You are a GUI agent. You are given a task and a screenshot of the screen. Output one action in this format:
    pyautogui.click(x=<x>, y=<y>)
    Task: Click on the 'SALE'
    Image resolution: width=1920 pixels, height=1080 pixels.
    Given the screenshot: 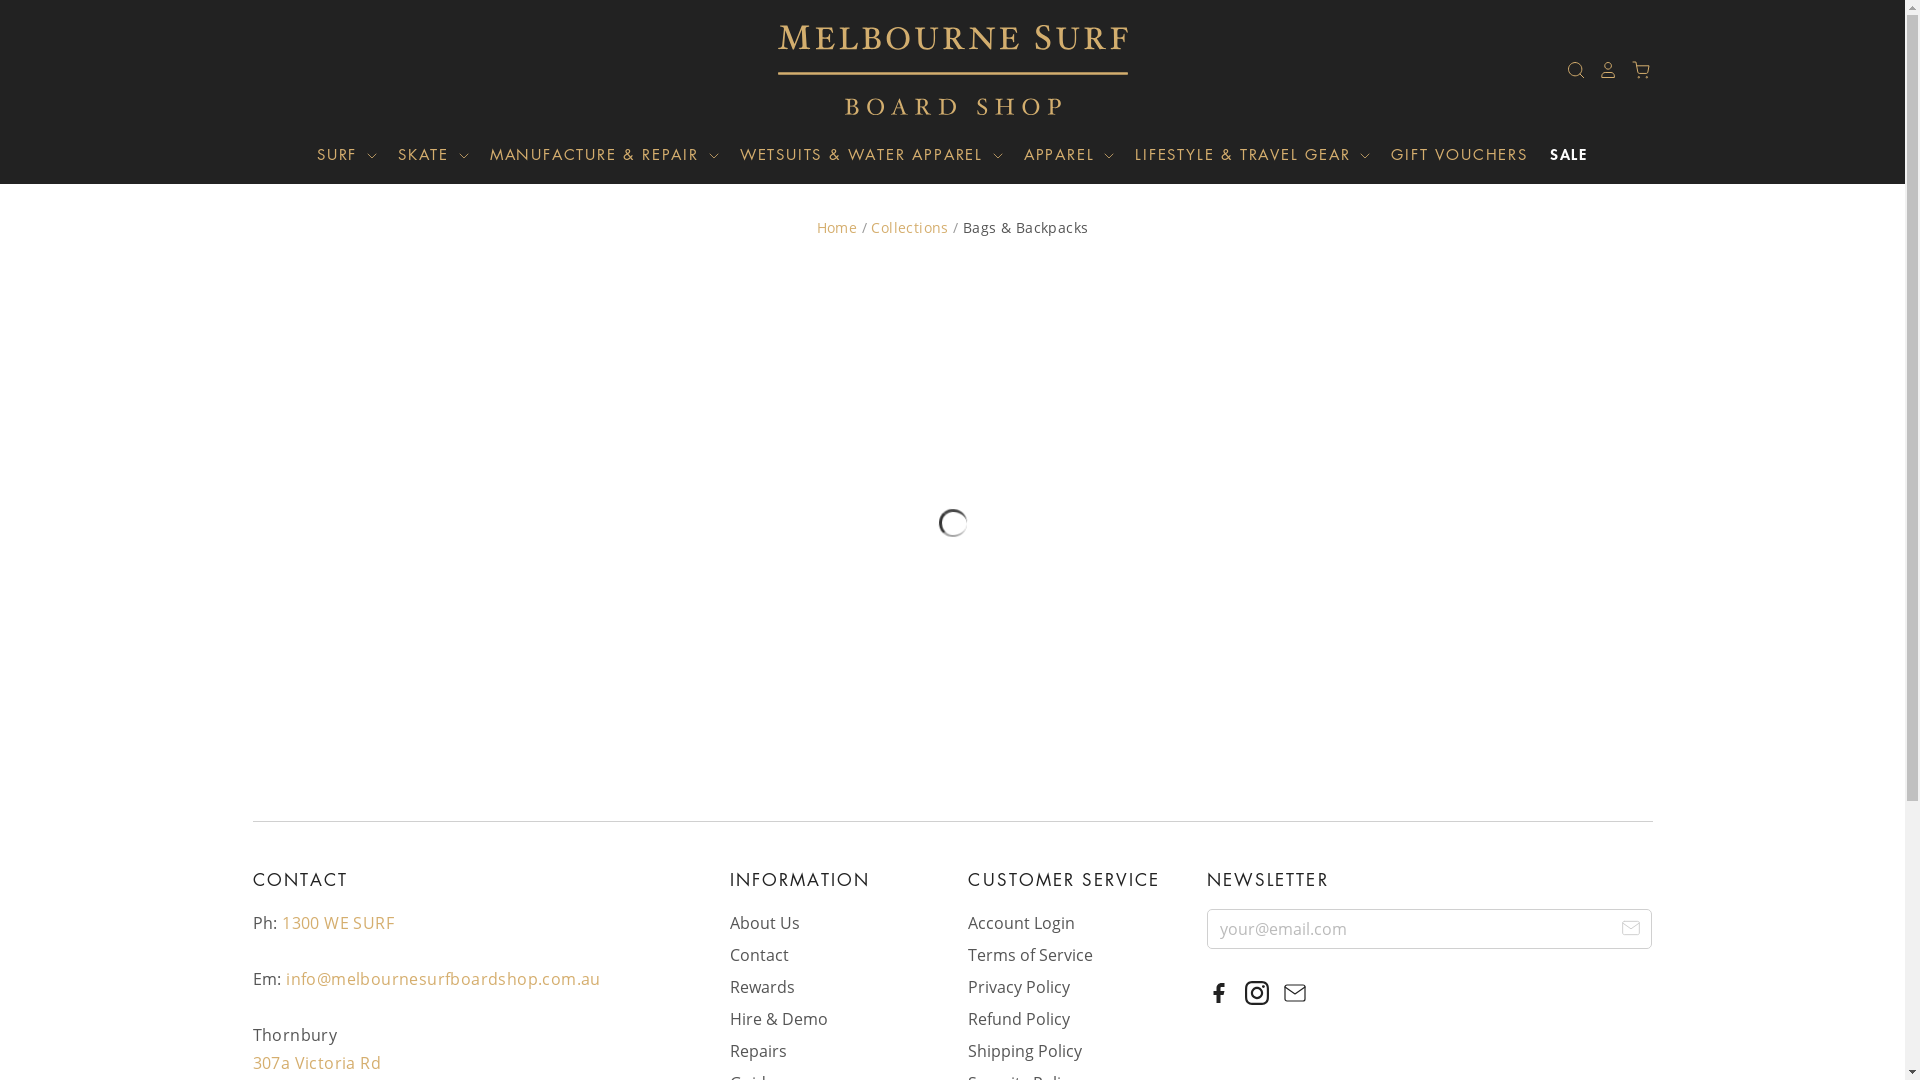 What is the action you would take?
    pyautogui.click(x=1528, y=153)
    